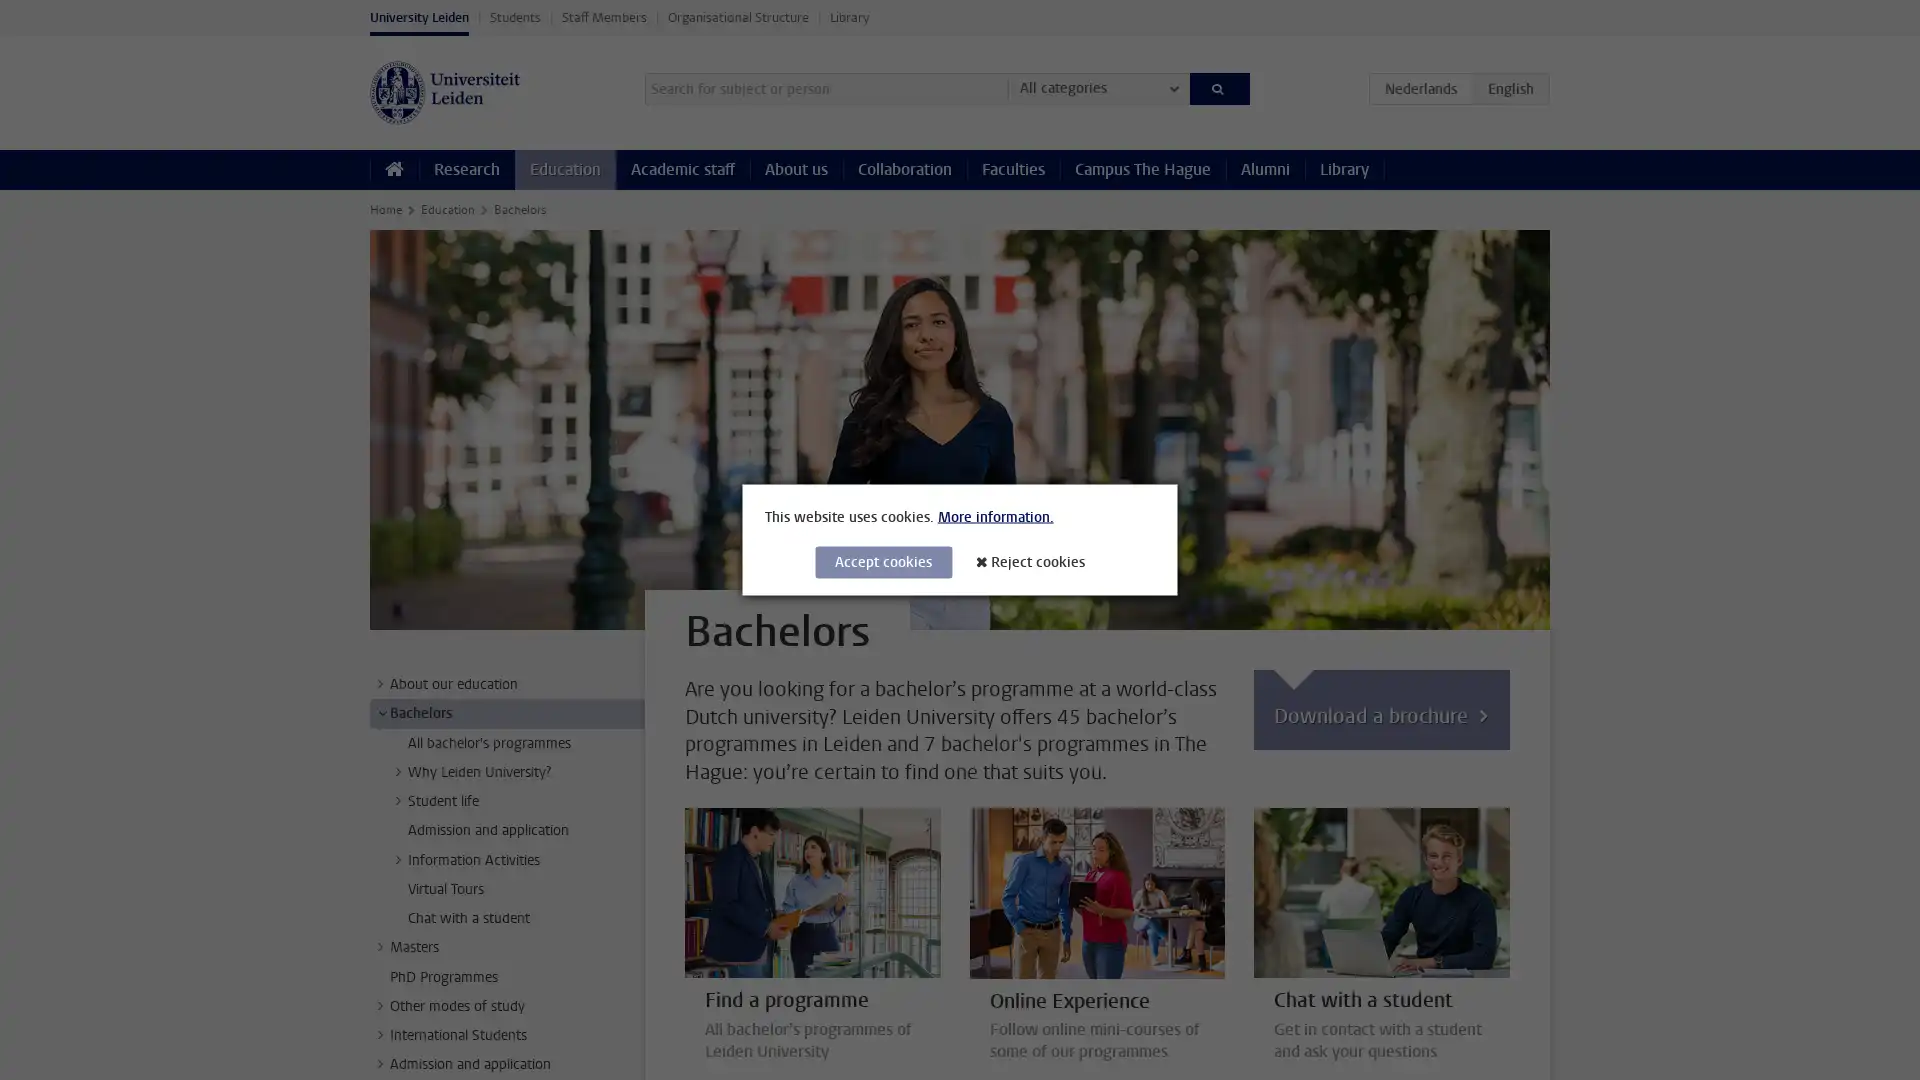  Describe the element at coordinates (1097, 87) in the screenshot. I see `All categories` at that location.